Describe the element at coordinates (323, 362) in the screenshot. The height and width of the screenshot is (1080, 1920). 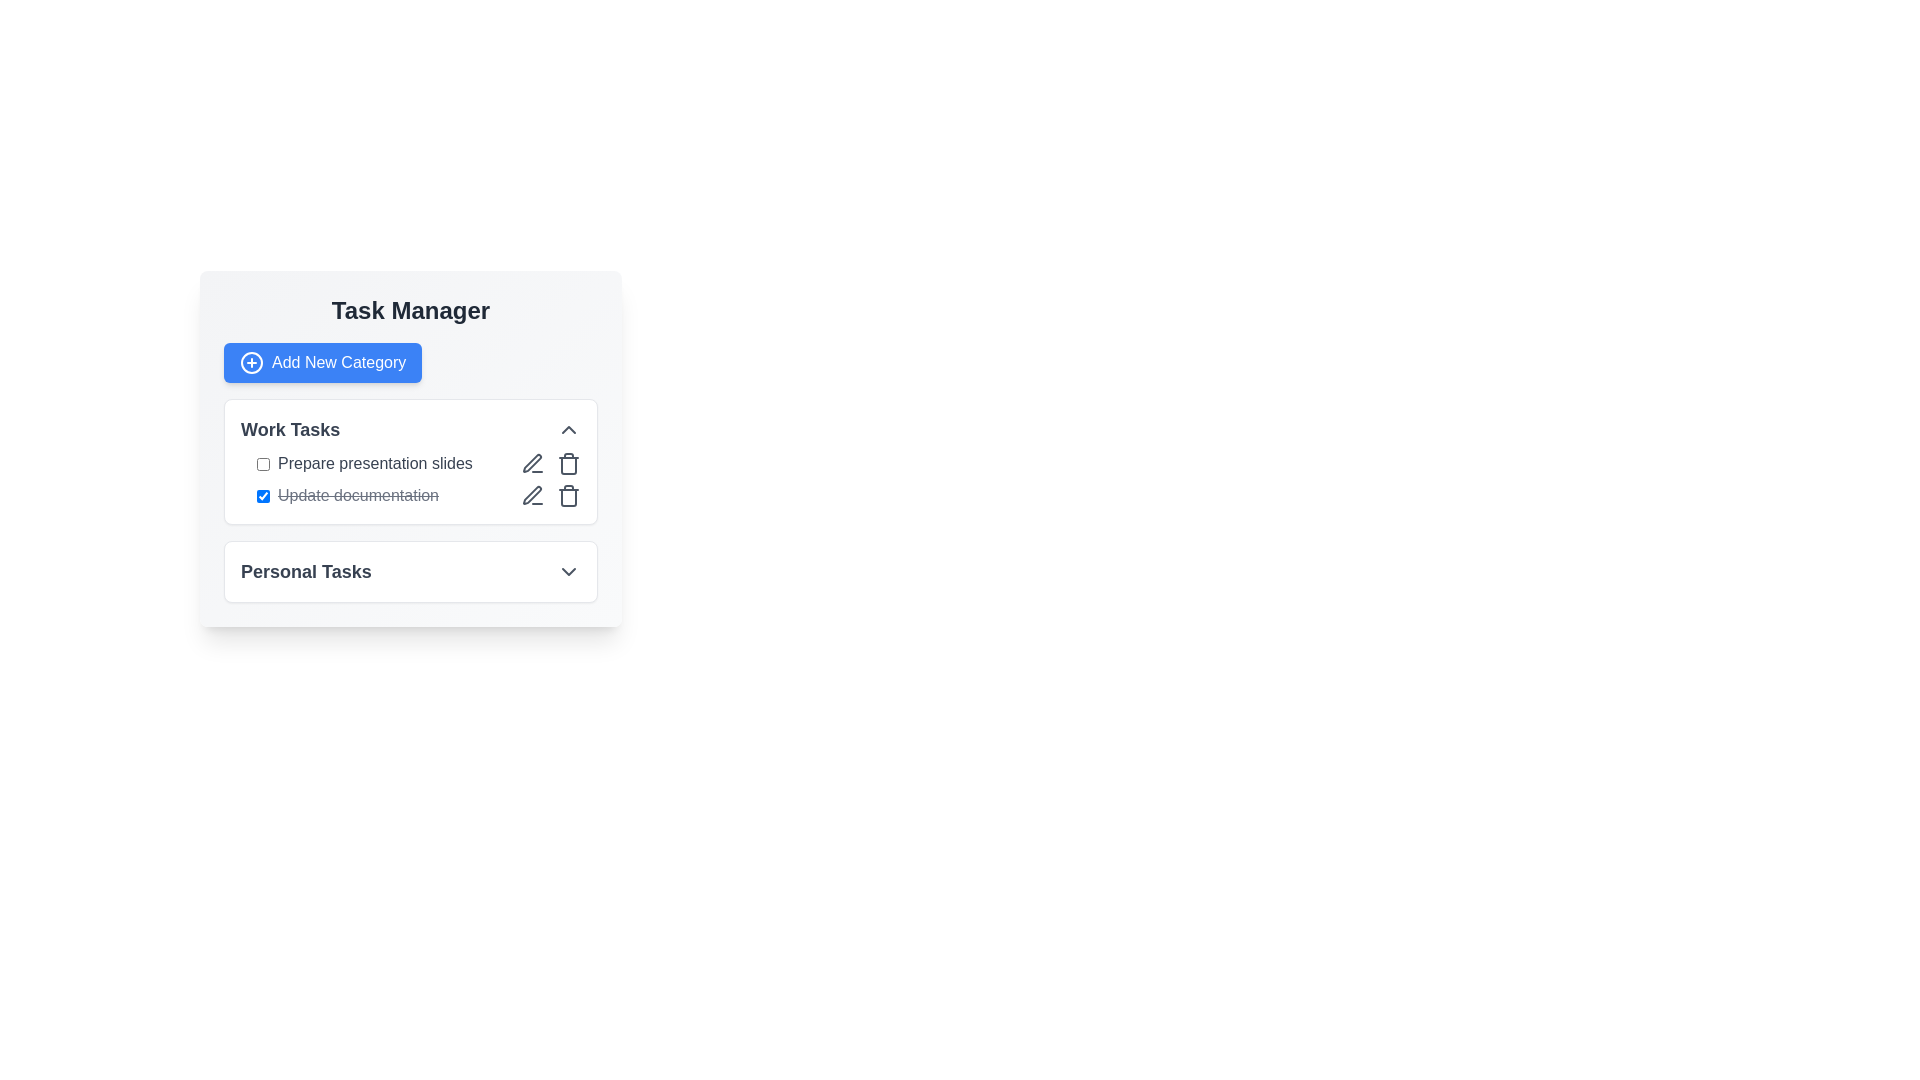
I see `the interactive button for adding a new category` at that location.